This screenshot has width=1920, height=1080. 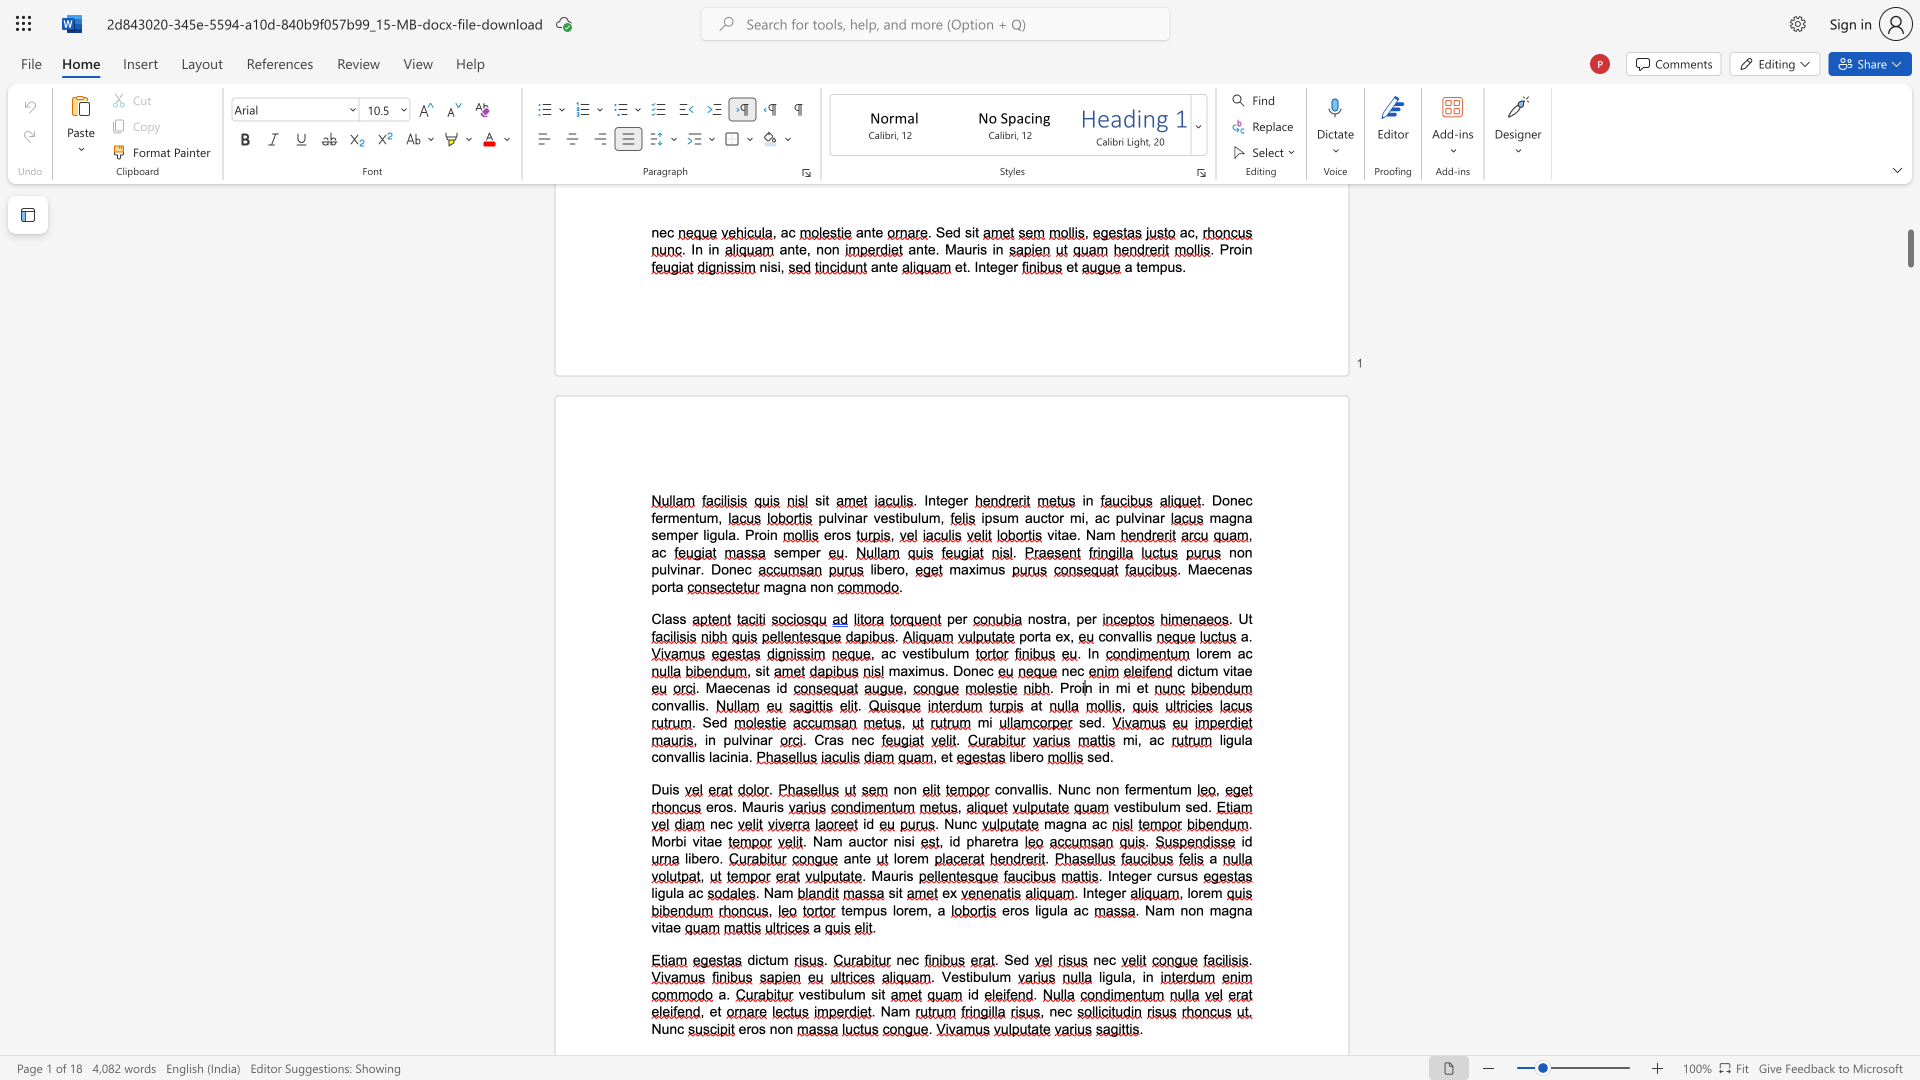 What do you see at coordinates (1078, 788) in the screenshot?
I see `the 2th character "n" in the text` at bounding box center [1078, 788].